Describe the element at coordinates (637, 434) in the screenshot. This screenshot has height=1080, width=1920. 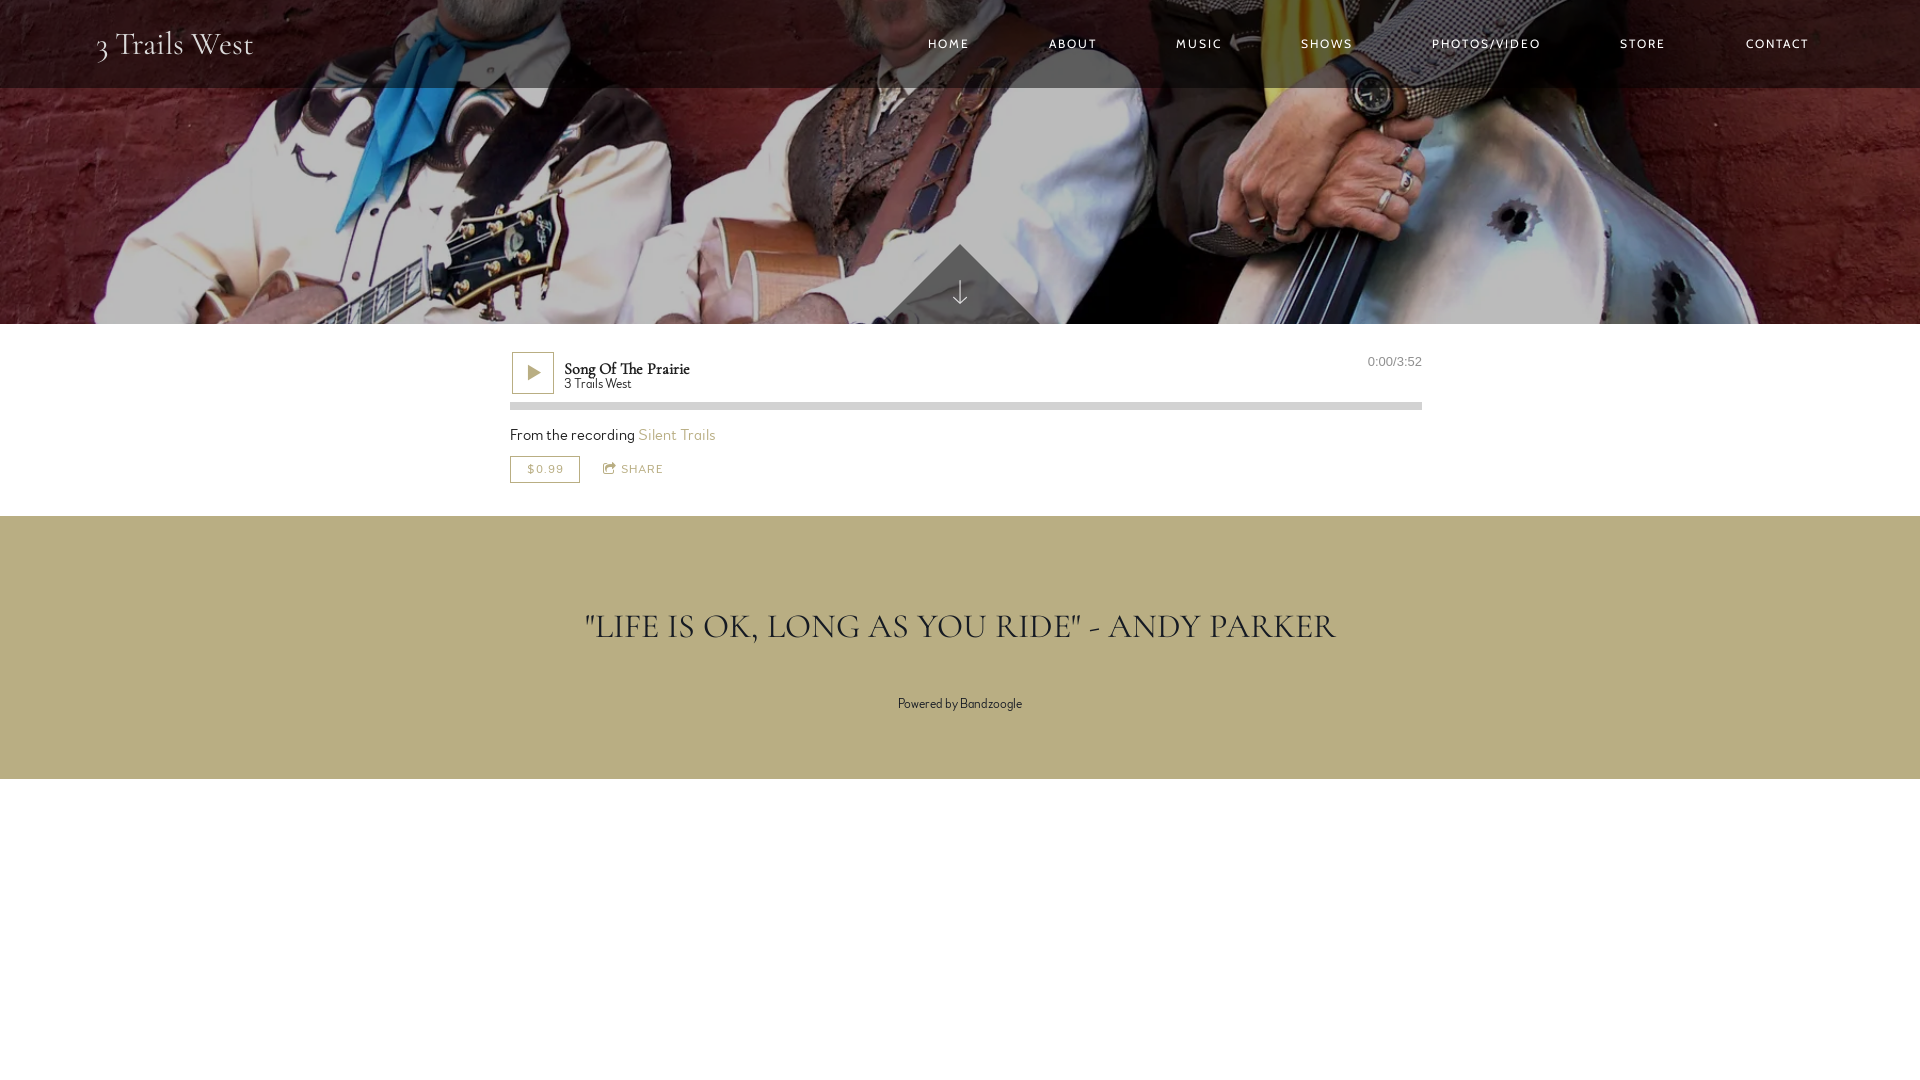
I see `'Silent Trails'` at that location.